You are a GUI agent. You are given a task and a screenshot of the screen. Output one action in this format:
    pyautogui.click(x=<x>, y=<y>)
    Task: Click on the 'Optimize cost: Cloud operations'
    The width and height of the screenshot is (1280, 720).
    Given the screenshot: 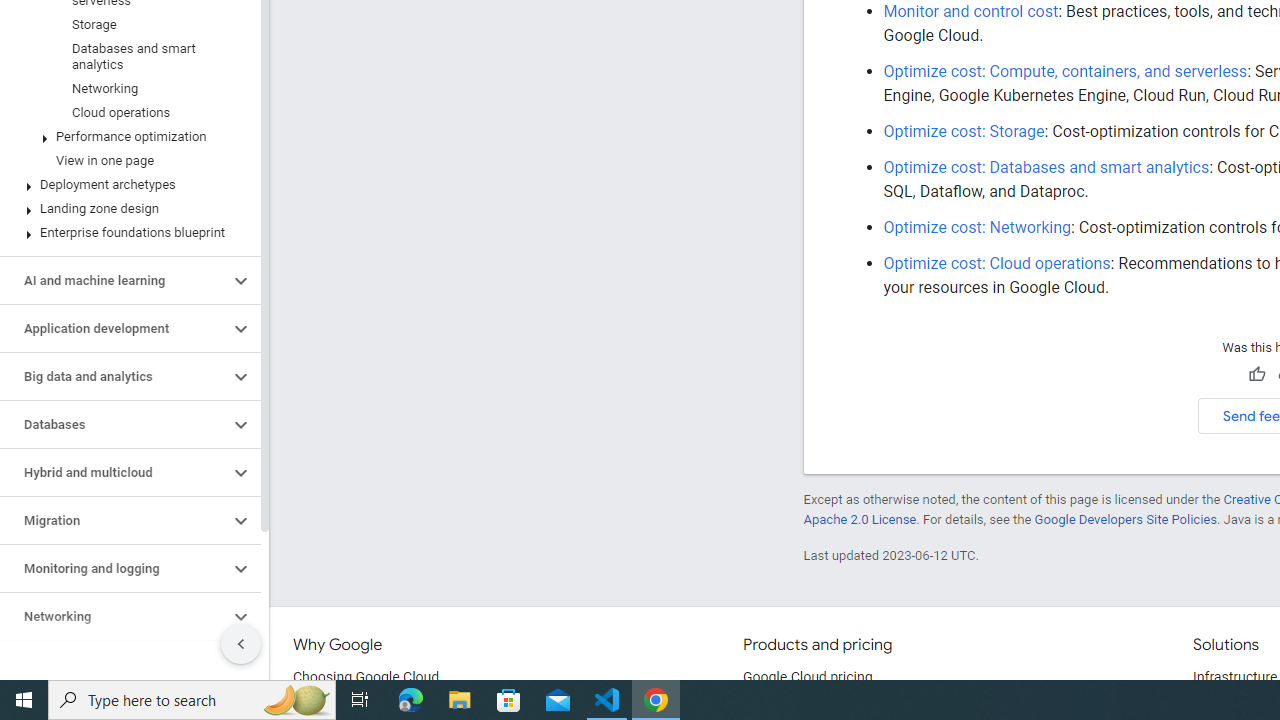 What is the action you would take?
    pyautogui.click(x=997, y=262)
    